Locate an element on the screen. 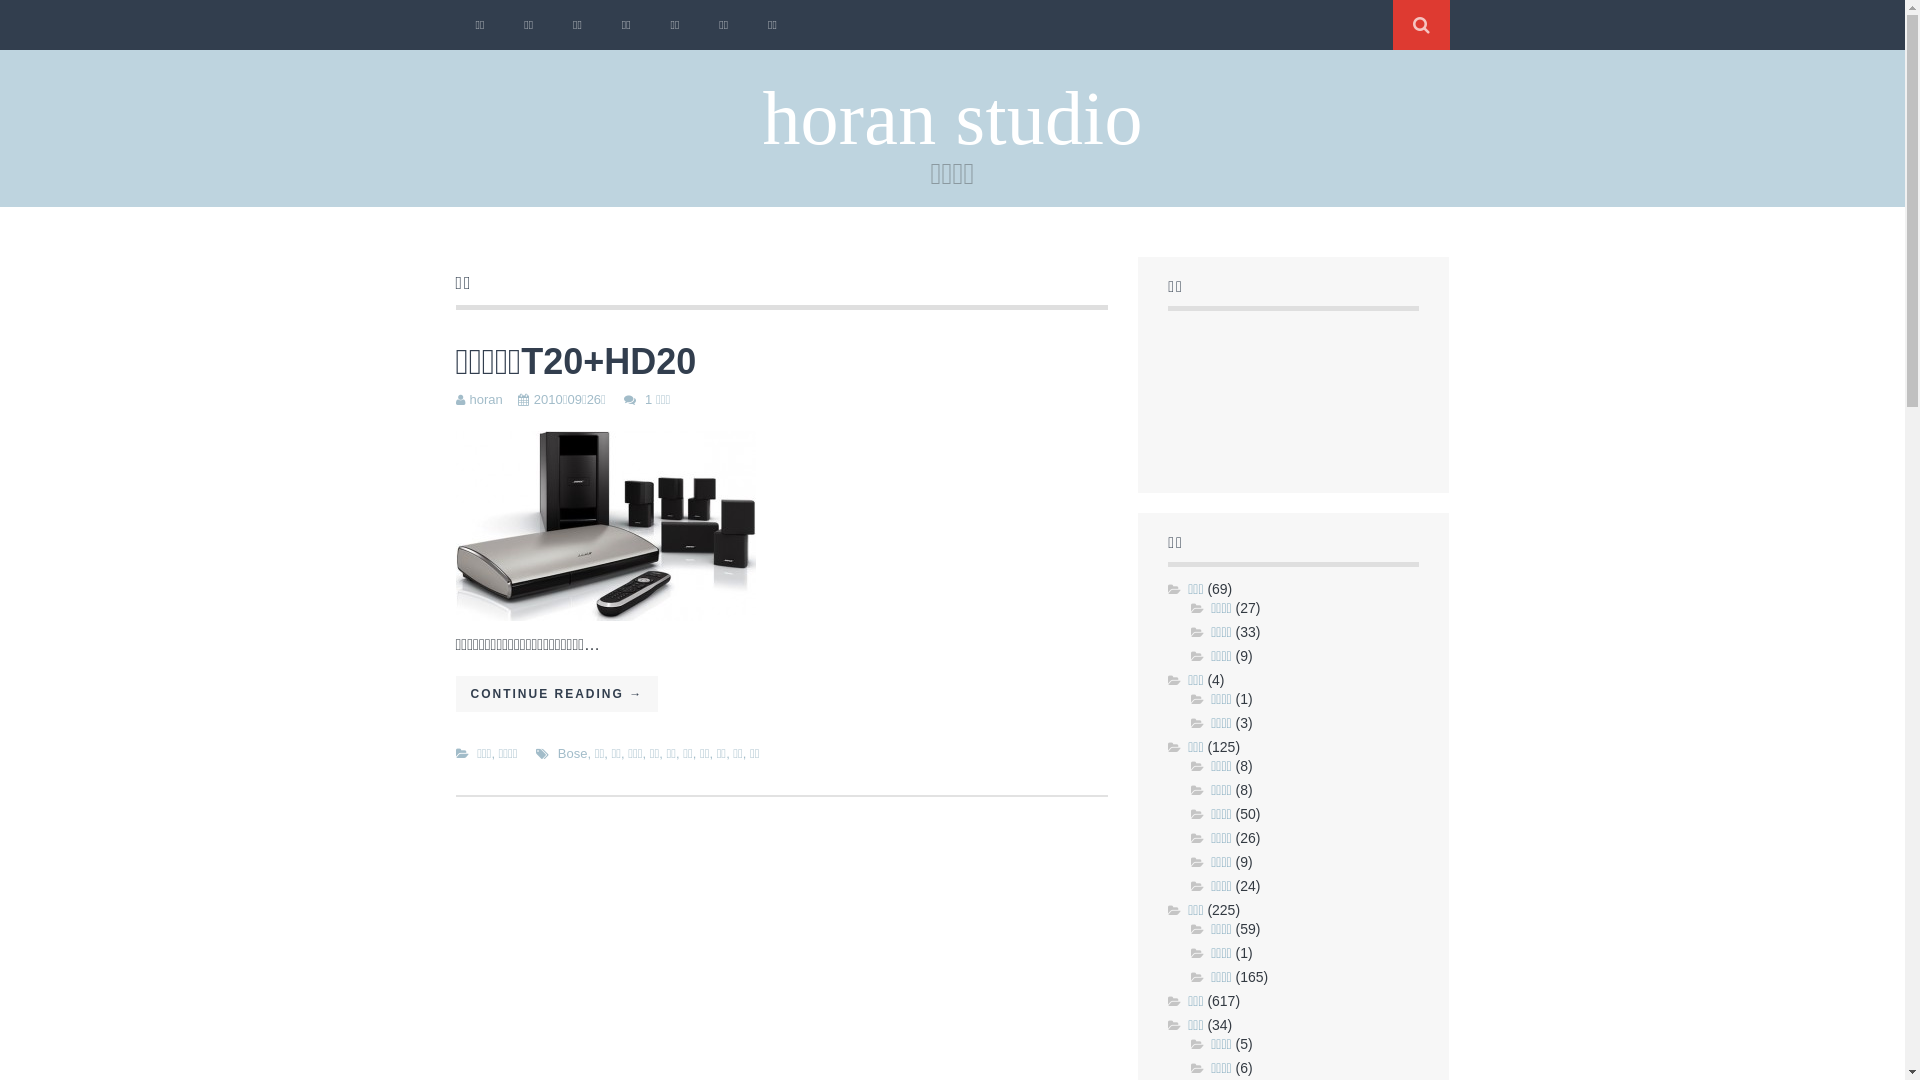 The width and height of the screenshot is (1920, 1080). 'horan' is located at coordinates (469, 399).